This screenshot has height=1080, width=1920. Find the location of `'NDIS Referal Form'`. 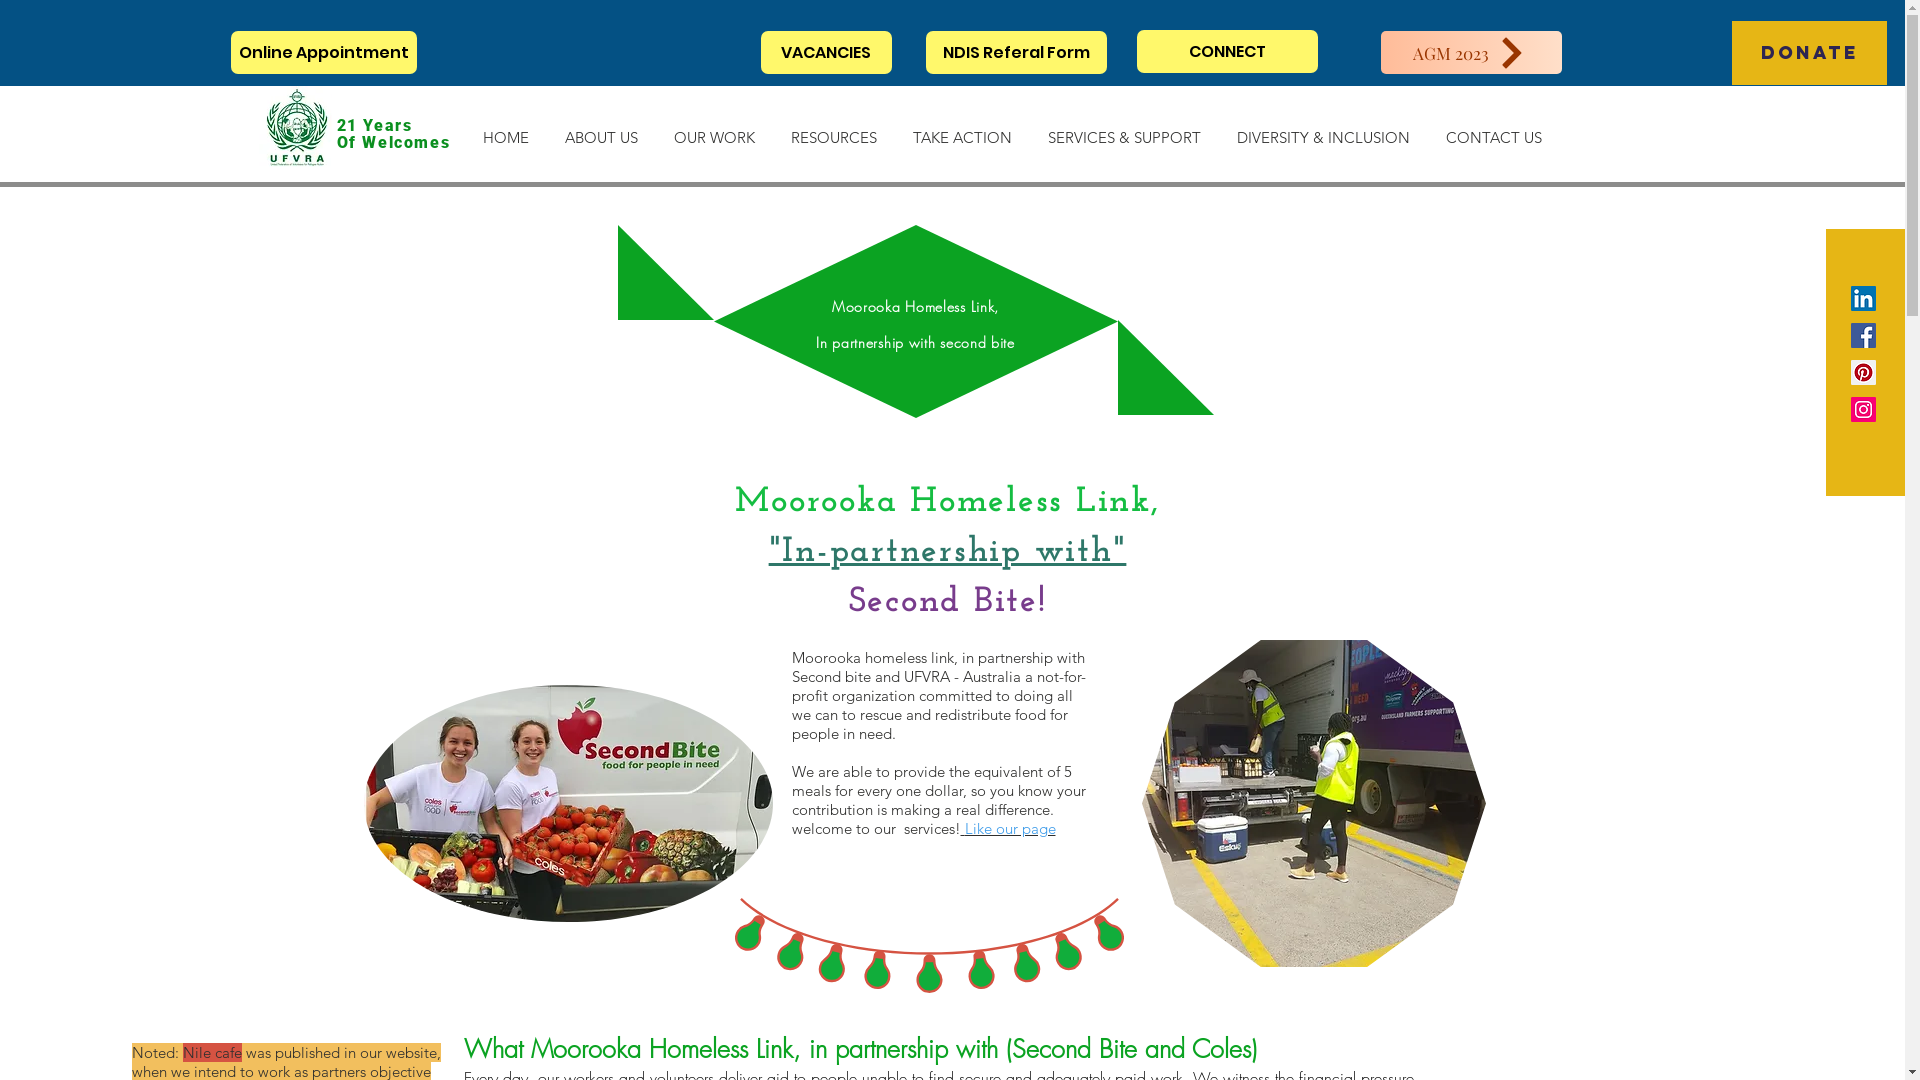

'NDIS Referal Form' is located at coordinates (925, 51).